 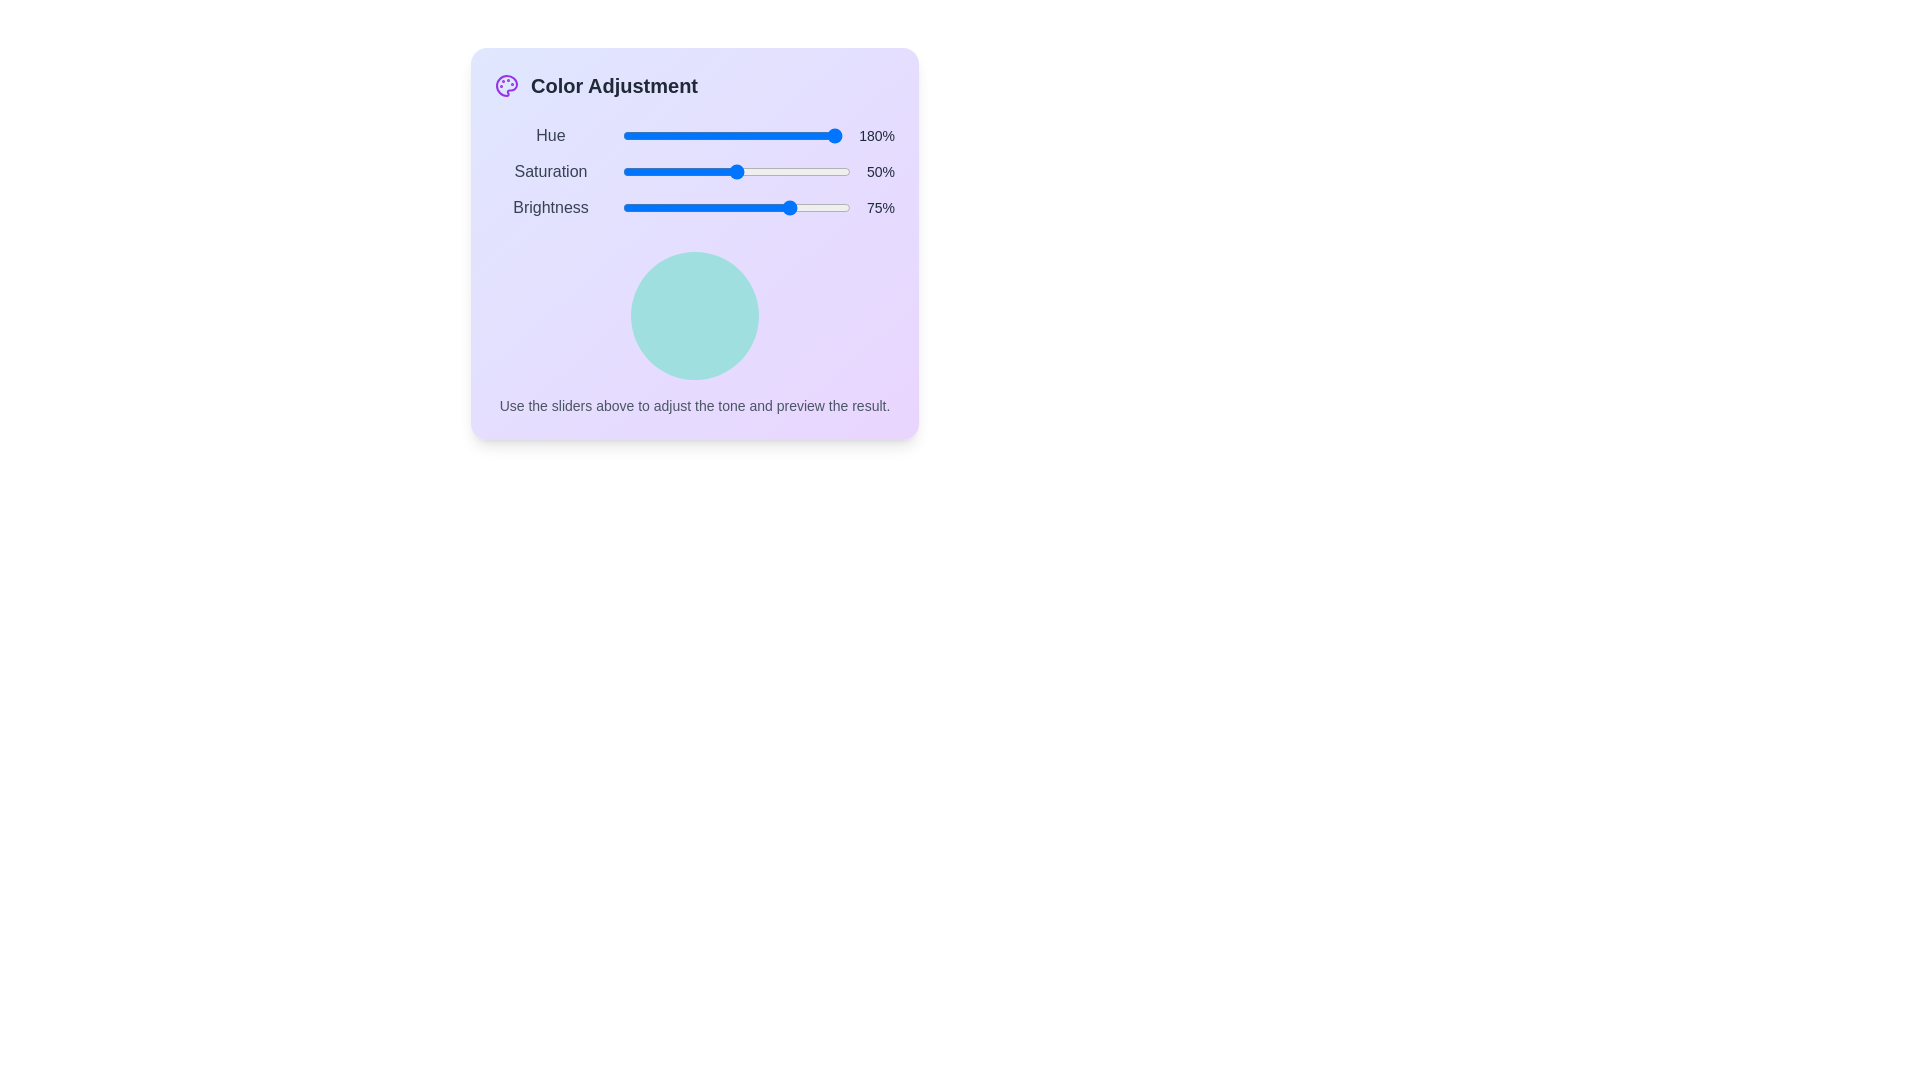 What do you see at coordinates (724, 171) in the screenshot?
I see `the 'Saturation' slider to 45% by dragging the slider` at bounding box center [724, 171].